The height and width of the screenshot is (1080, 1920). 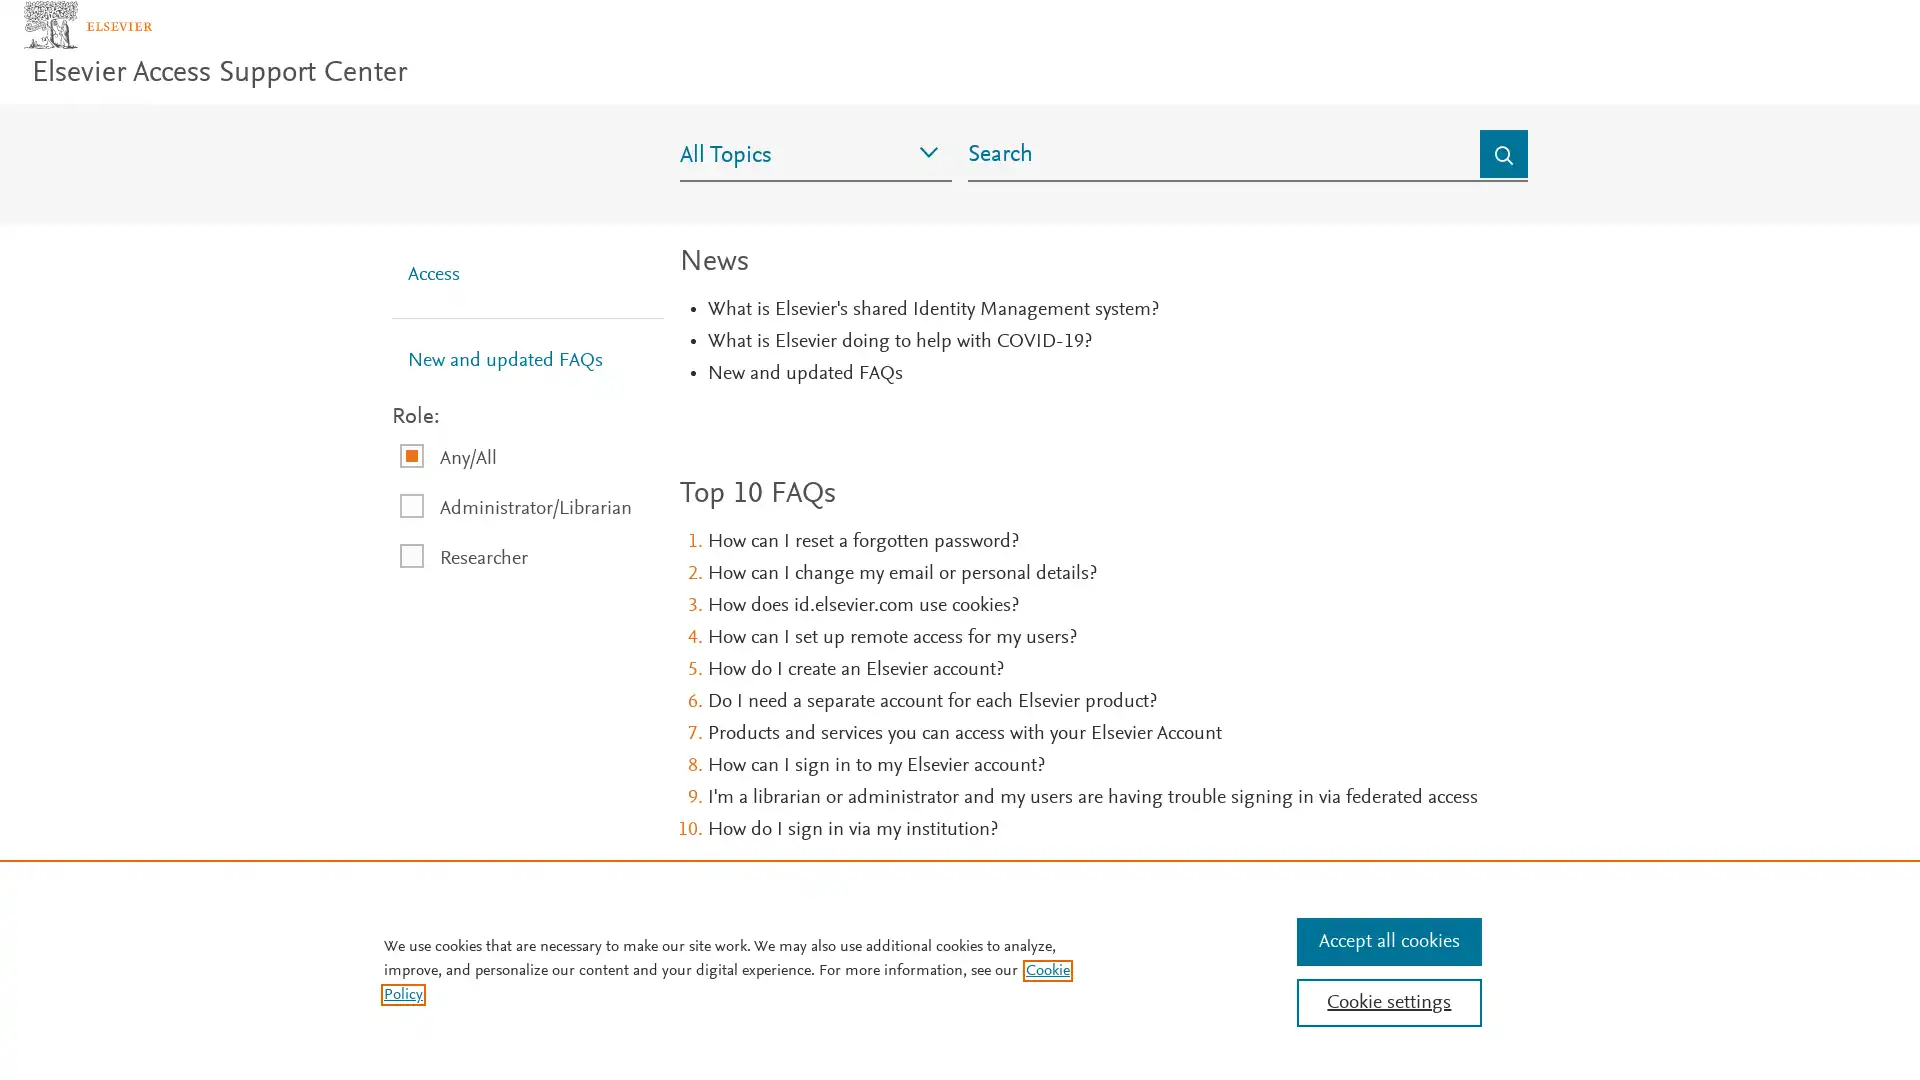 I want to click on Accept all cookies, so click(x=1387, y=941).